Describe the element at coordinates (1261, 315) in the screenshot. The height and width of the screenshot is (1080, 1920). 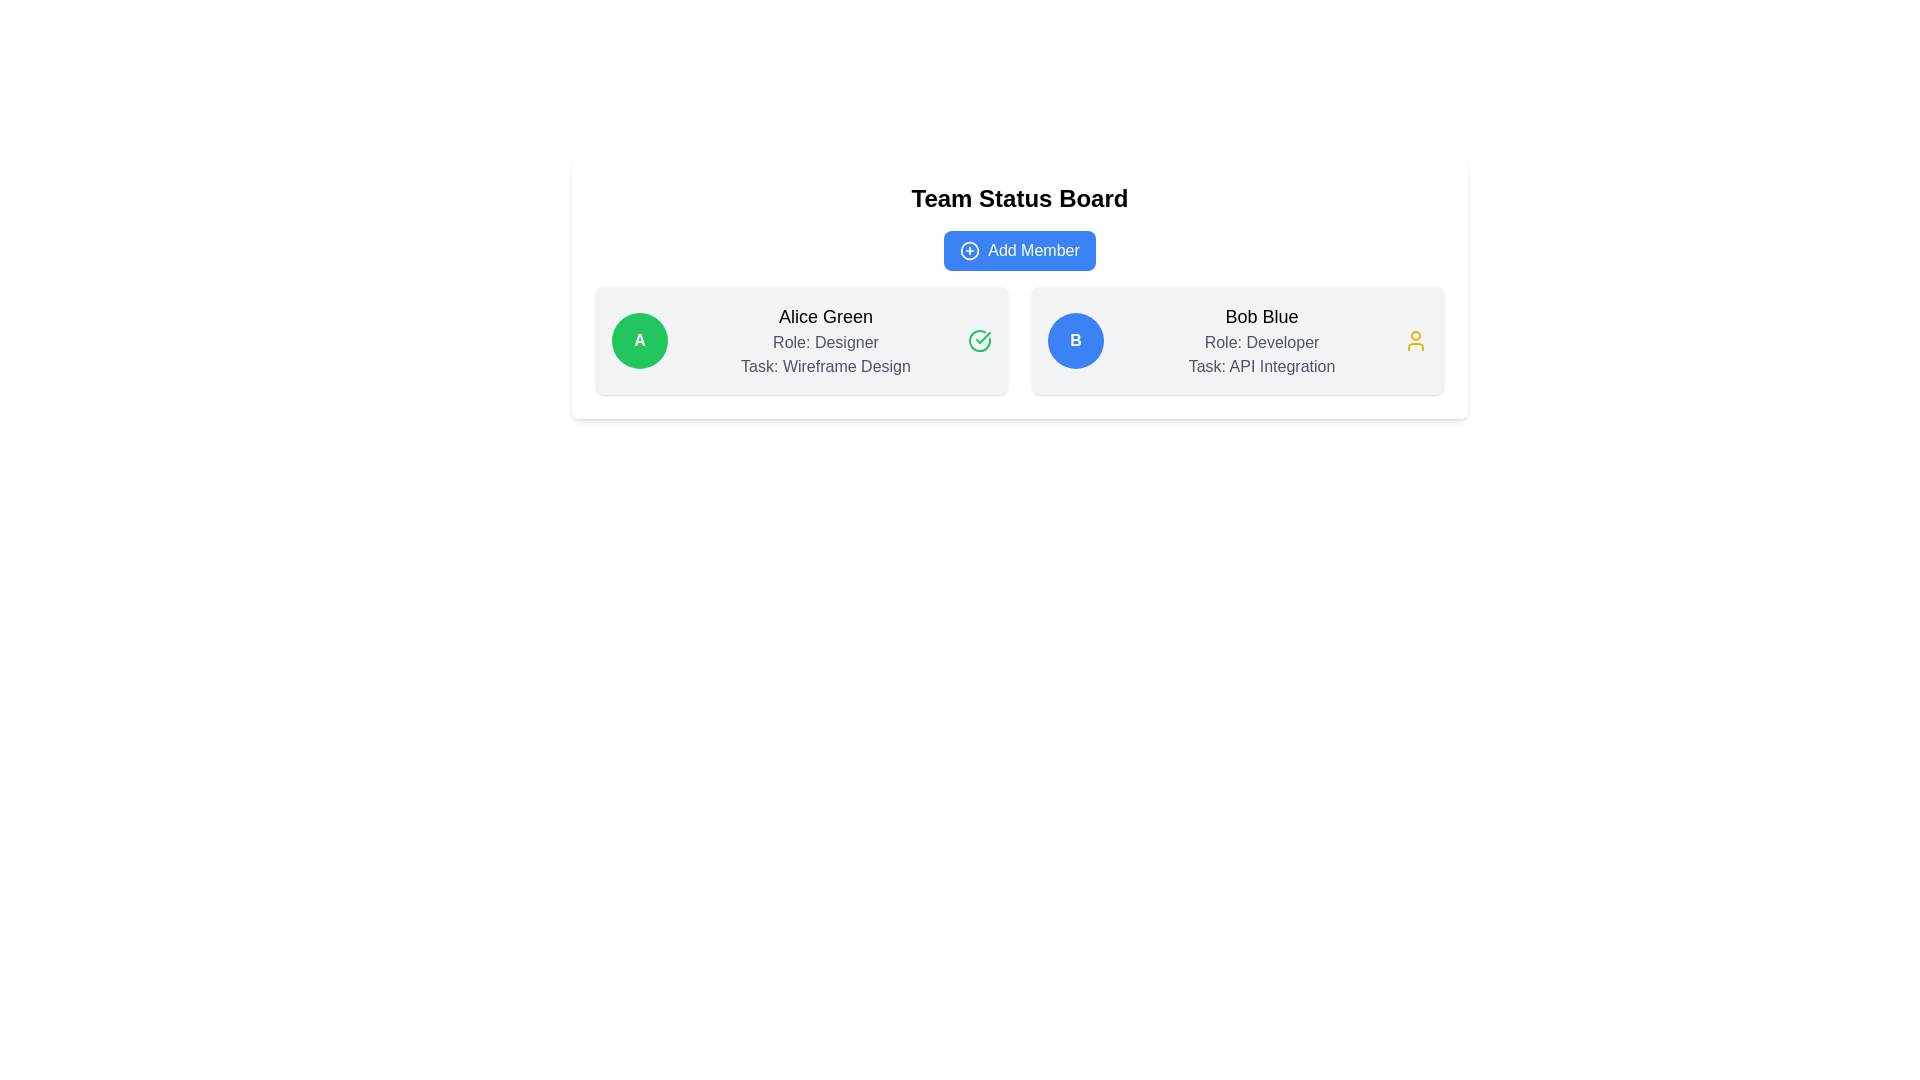
I see `the text label displaying the name of the team member 'Bob Blue' in the Team Status Board layout, located in the right card of a two-card layout` at that location.